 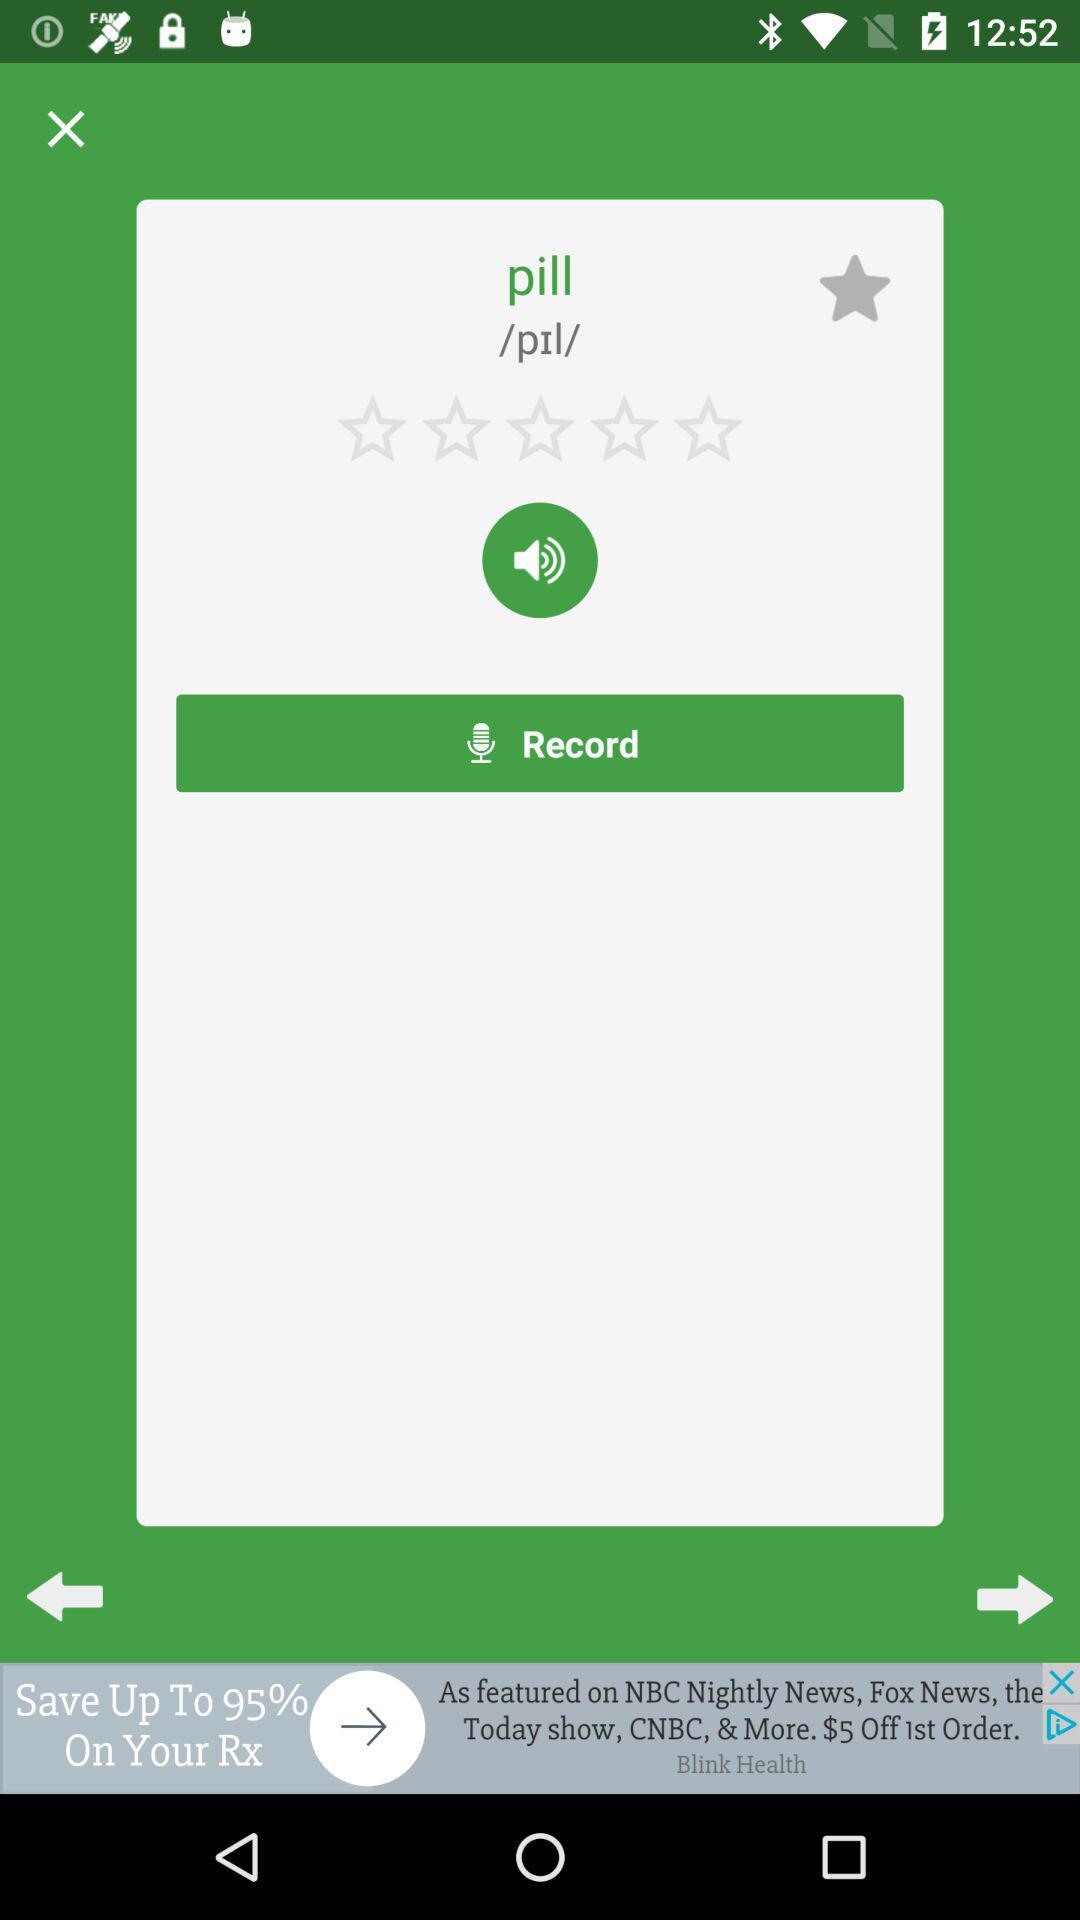 What do you see at coordinates (855, 287) in the screenshot?
I see `the star icon` at bounding box center [855, 287].